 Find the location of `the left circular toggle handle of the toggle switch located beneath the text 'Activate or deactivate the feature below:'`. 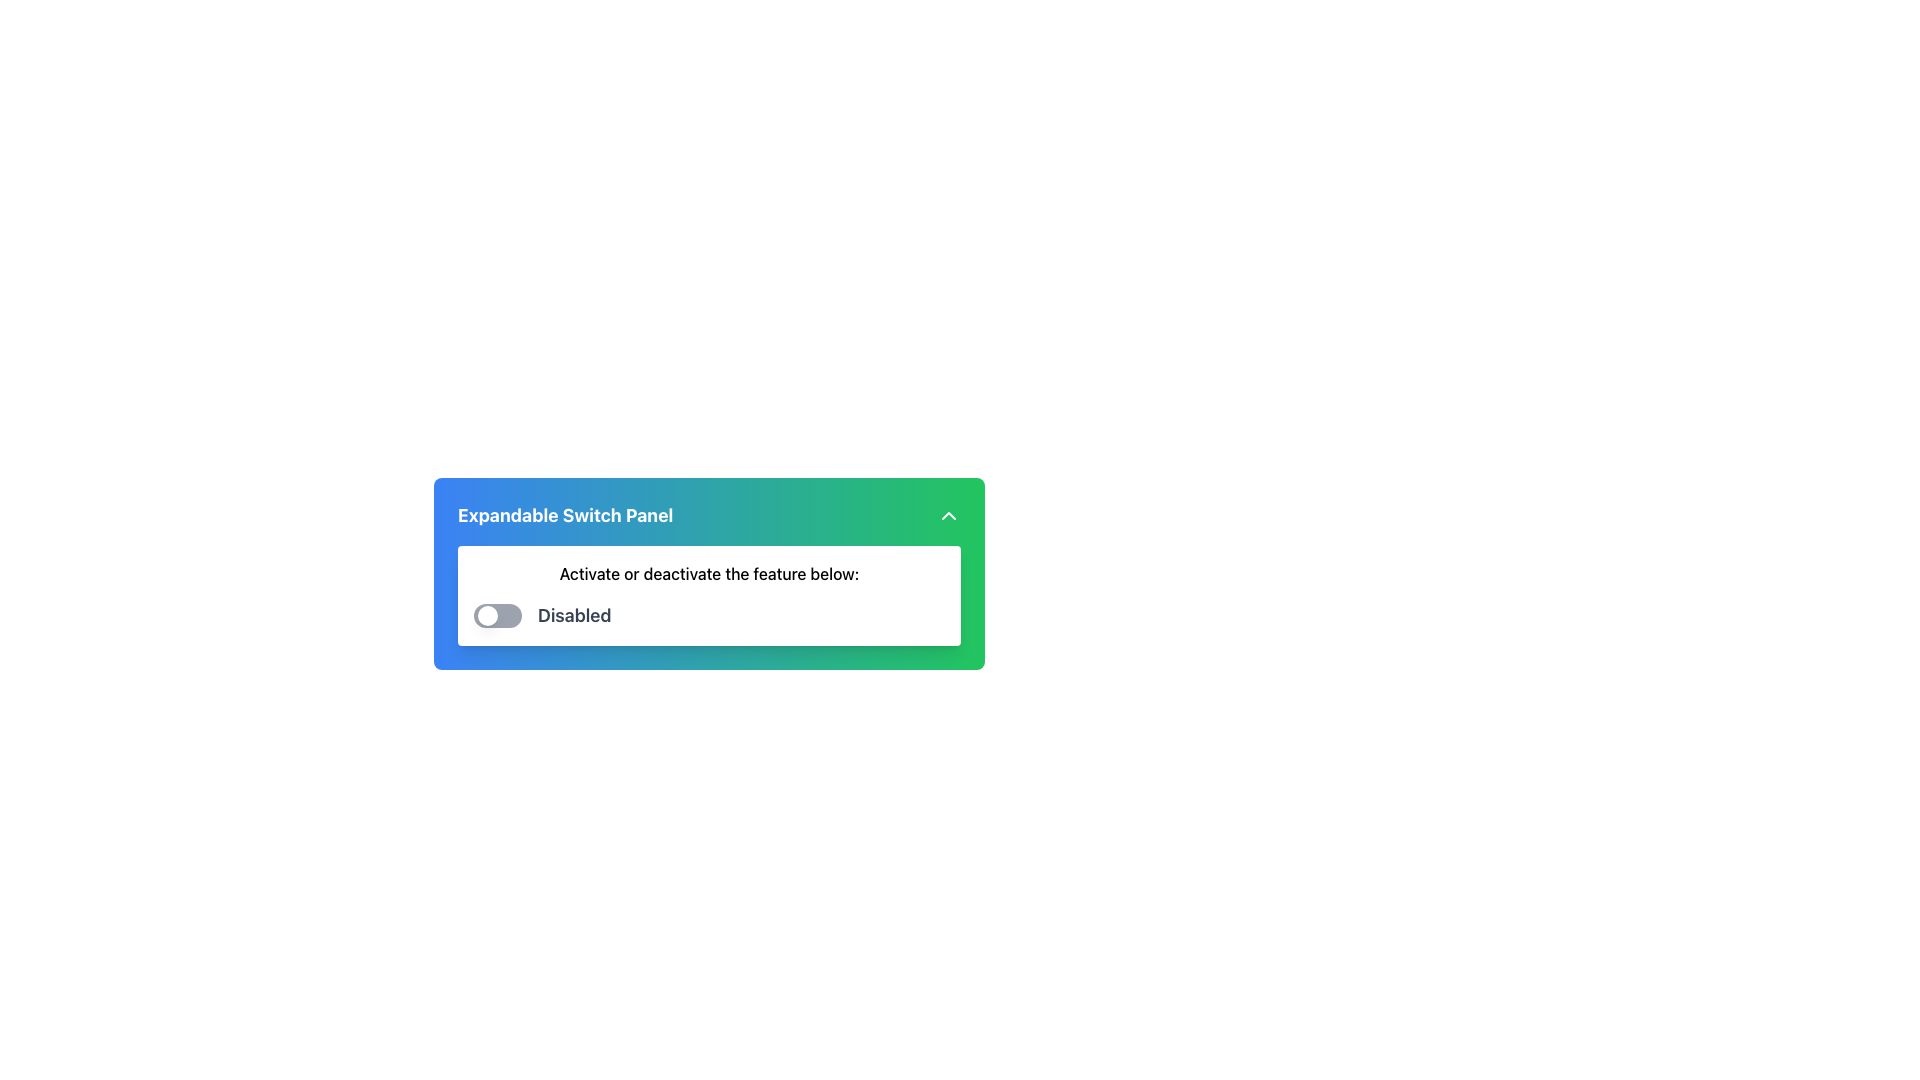

the left circular toggle handle of the toggle switch located beneath the text 'Activate or deactivate the feature below:' is located at coordinates (488, 615).